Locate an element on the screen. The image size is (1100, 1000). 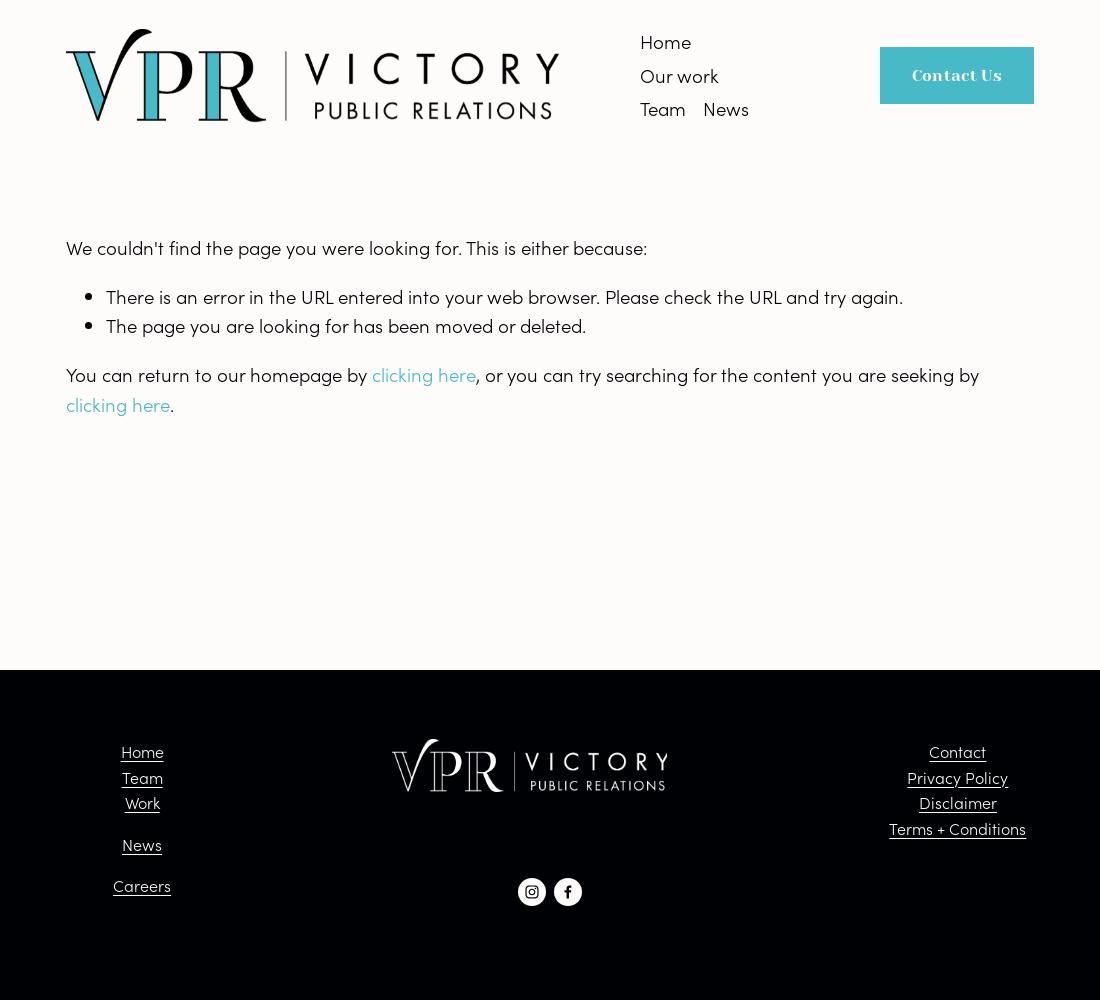
'Privacy Policy' is located at coordinates (957, 776).